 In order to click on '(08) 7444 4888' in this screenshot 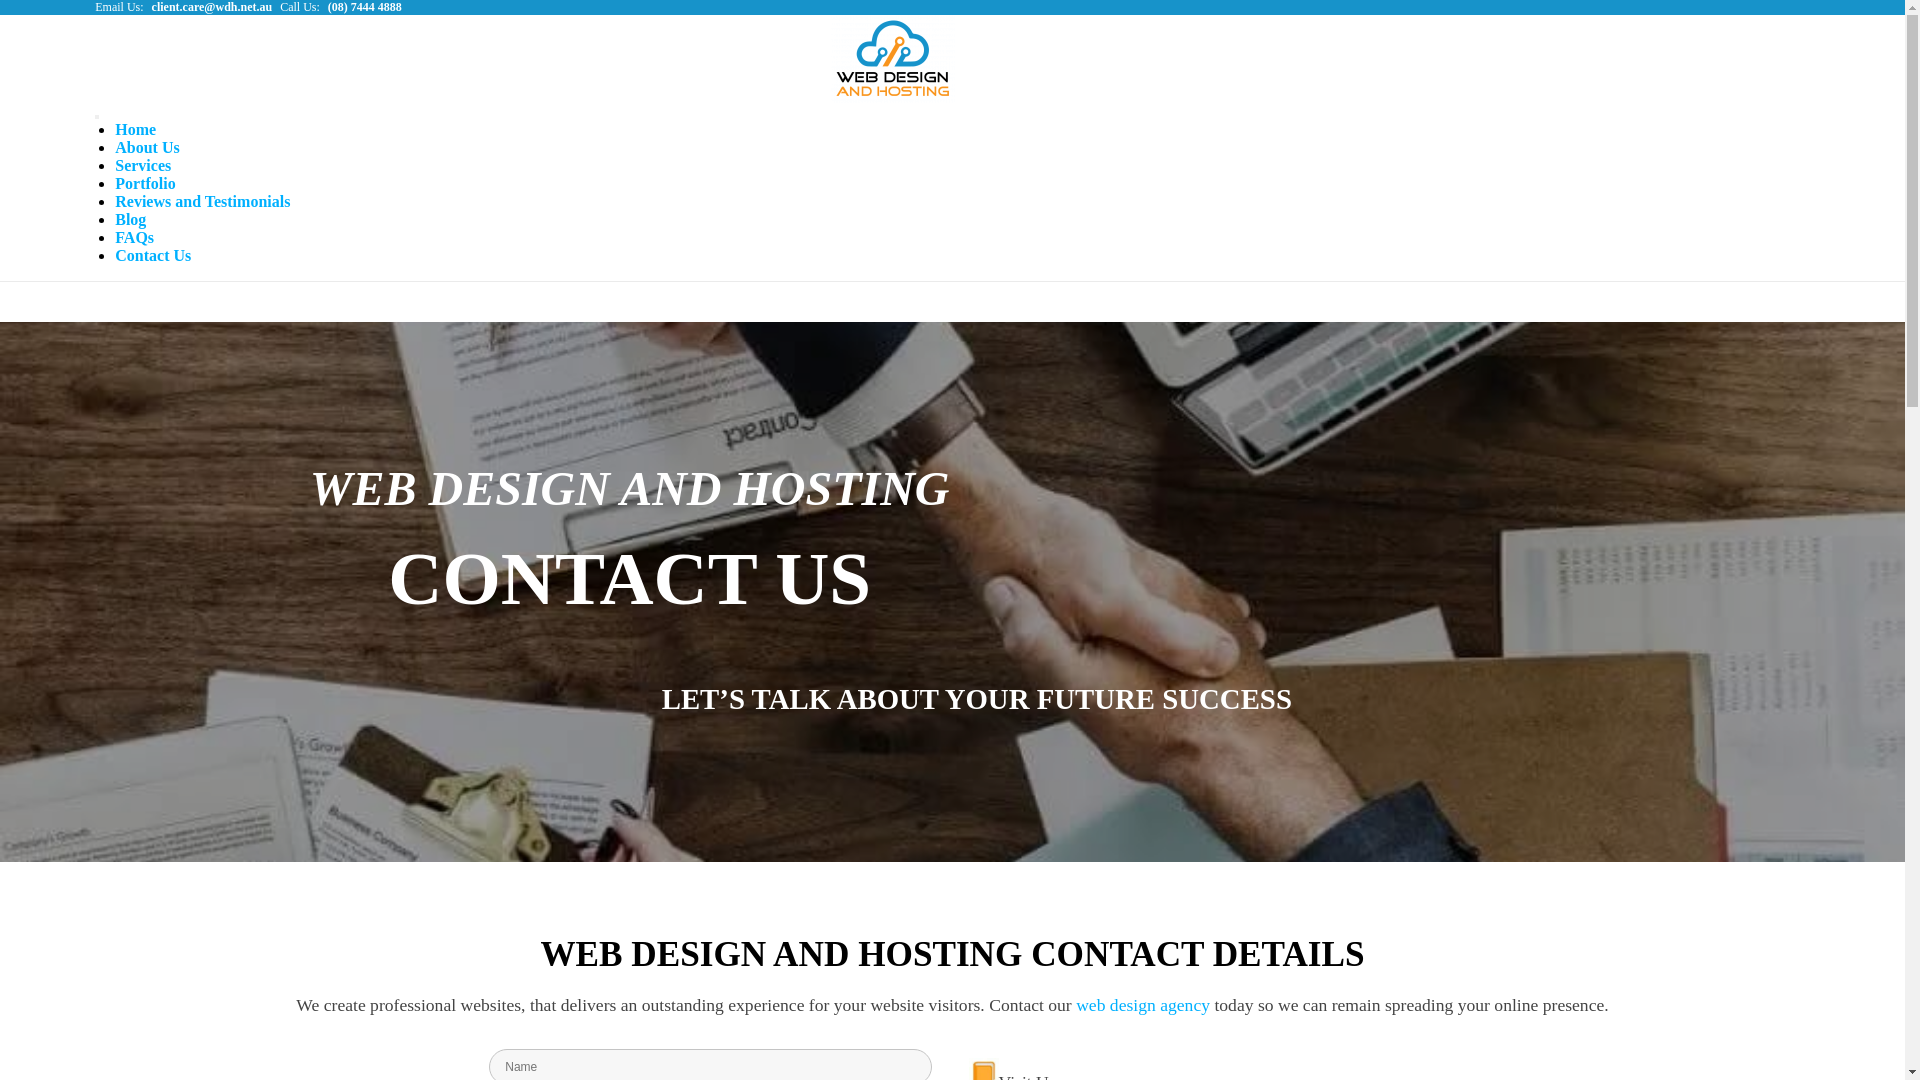, I will do `click(364, 7)`.